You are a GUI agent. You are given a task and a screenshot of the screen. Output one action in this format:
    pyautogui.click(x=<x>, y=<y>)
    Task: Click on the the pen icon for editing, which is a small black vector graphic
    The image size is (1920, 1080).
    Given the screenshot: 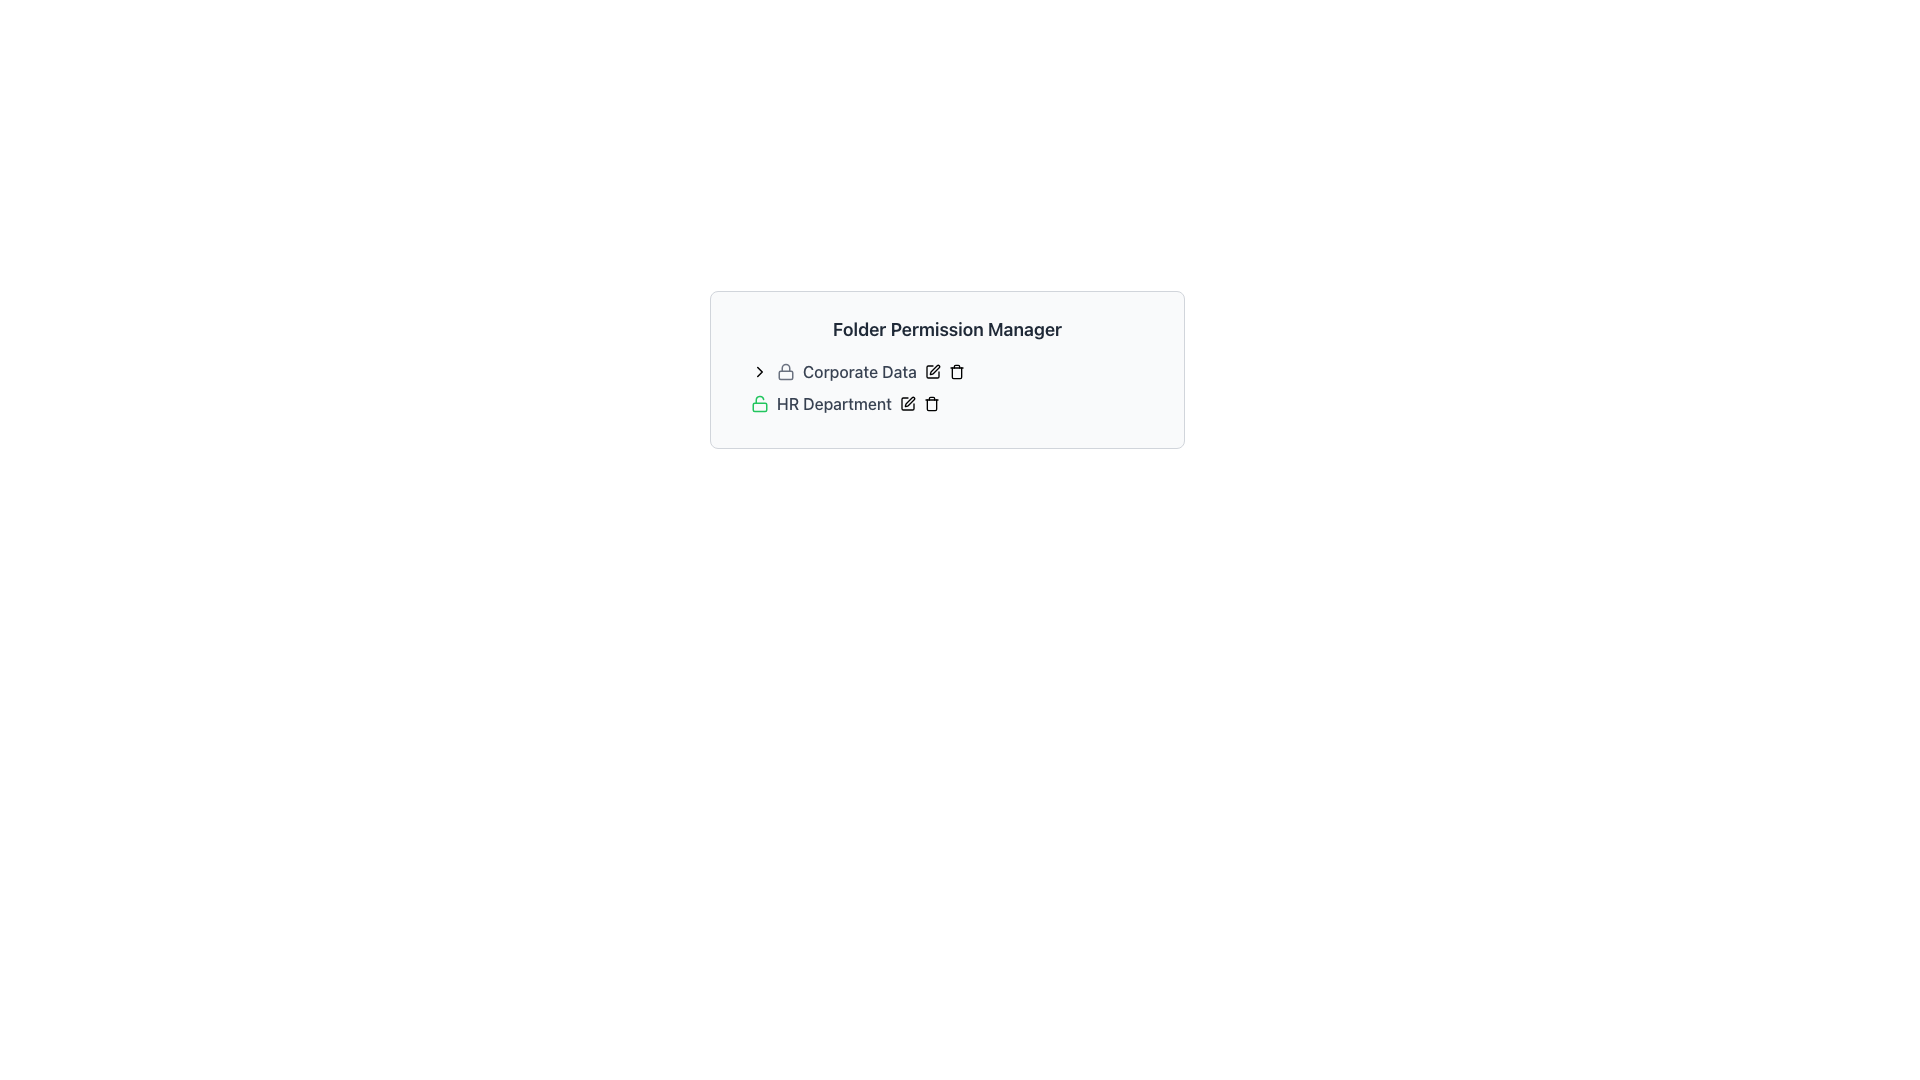 What is the action you would take?
    pyautogui.click(x=908, y=401)
    